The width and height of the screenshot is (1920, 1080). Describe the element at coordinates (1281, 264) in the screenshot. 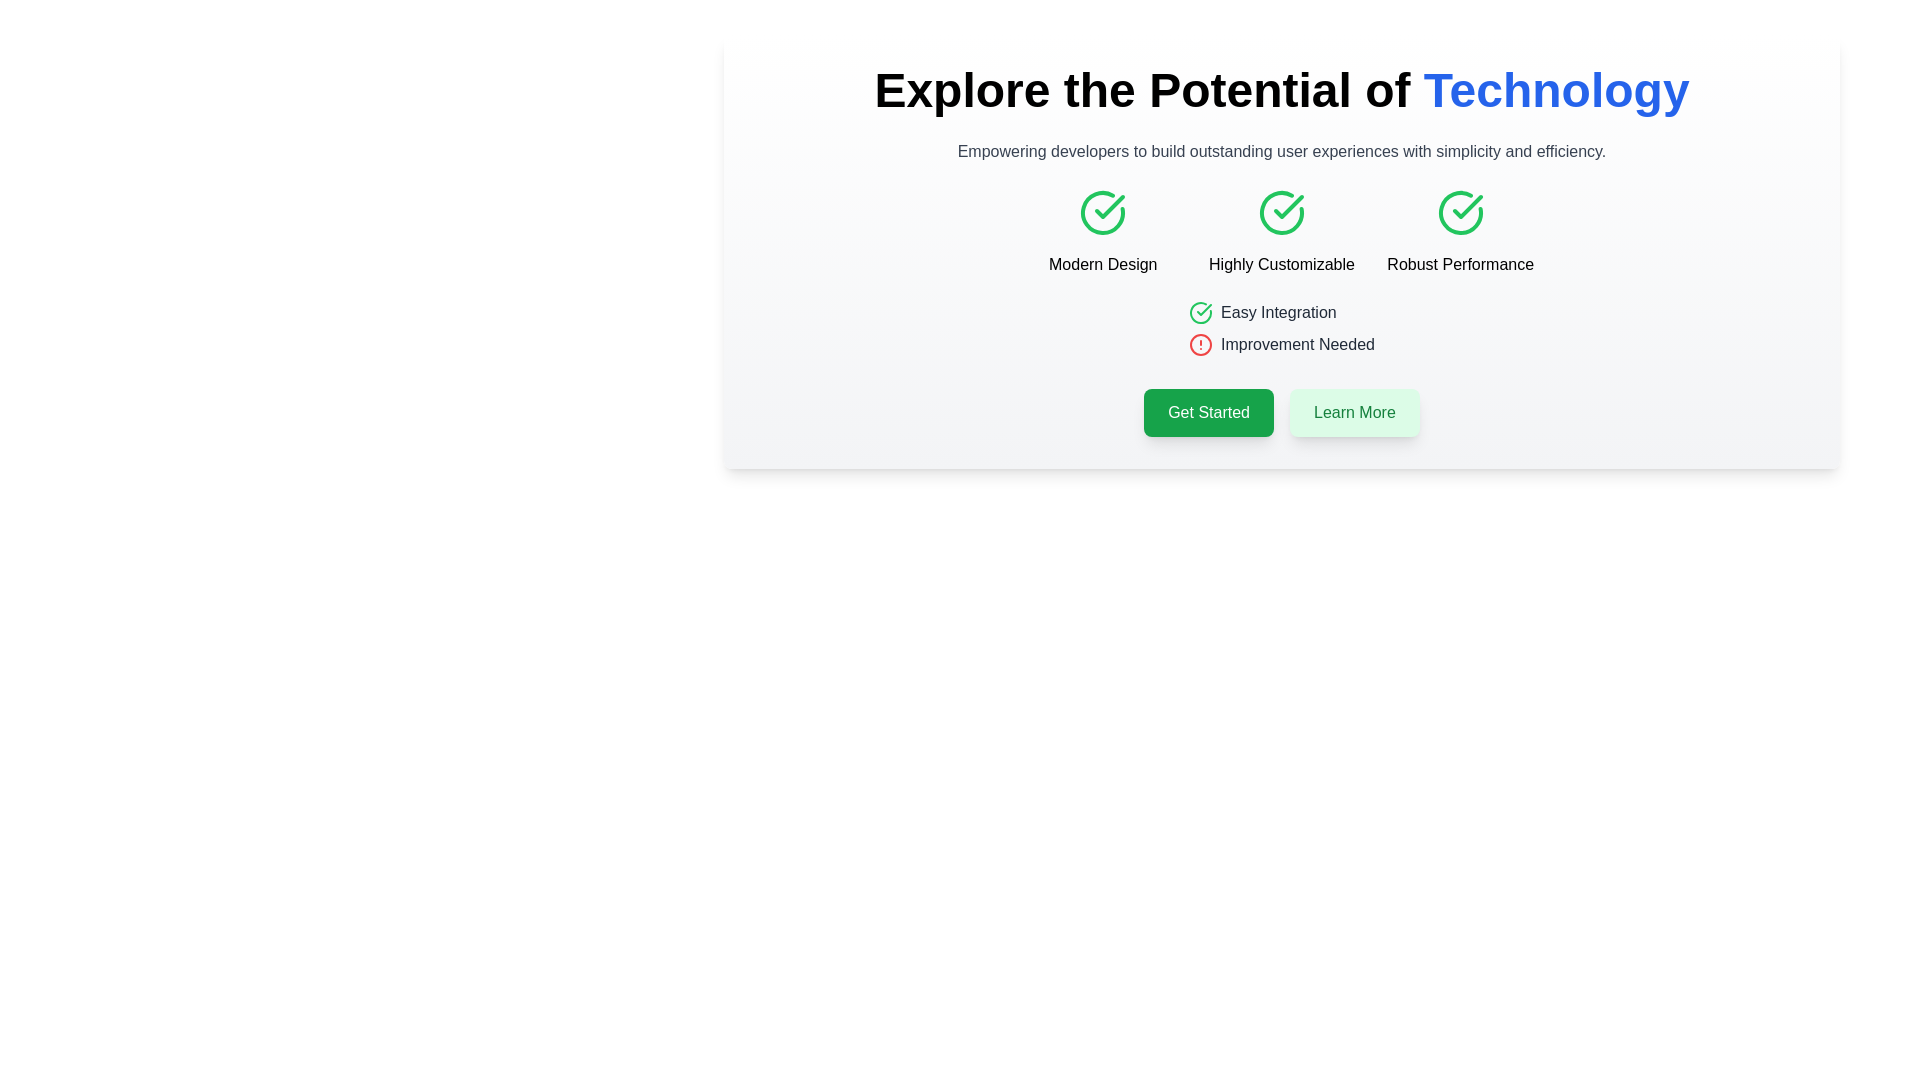

I see `the informational text label titled 'Highly Customizable' located vertically beneath the green checkmark icon in the central column of the three-column layout` at that location.